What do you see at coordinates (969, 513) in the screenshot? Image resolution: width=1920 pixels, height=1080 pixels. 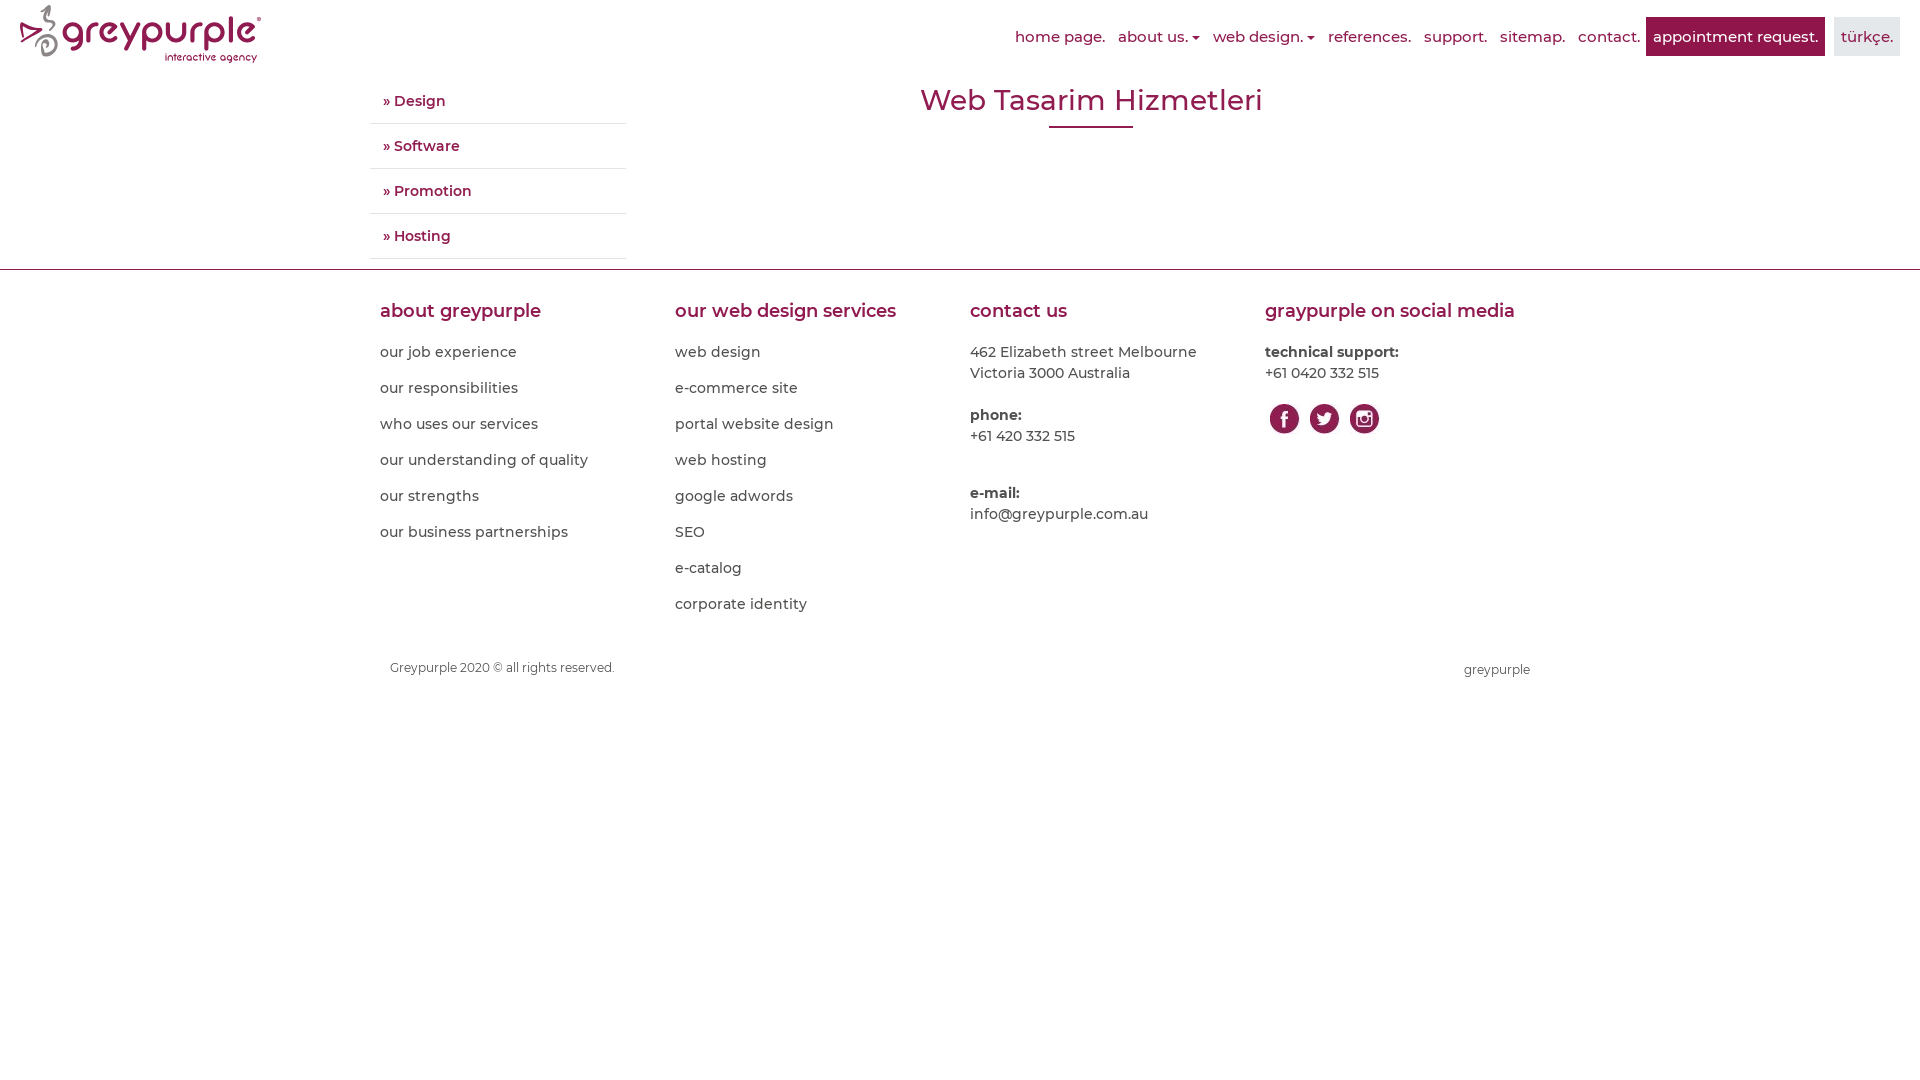 I see `'info@greypurple.com.au'` at bounding box center [969, 513].